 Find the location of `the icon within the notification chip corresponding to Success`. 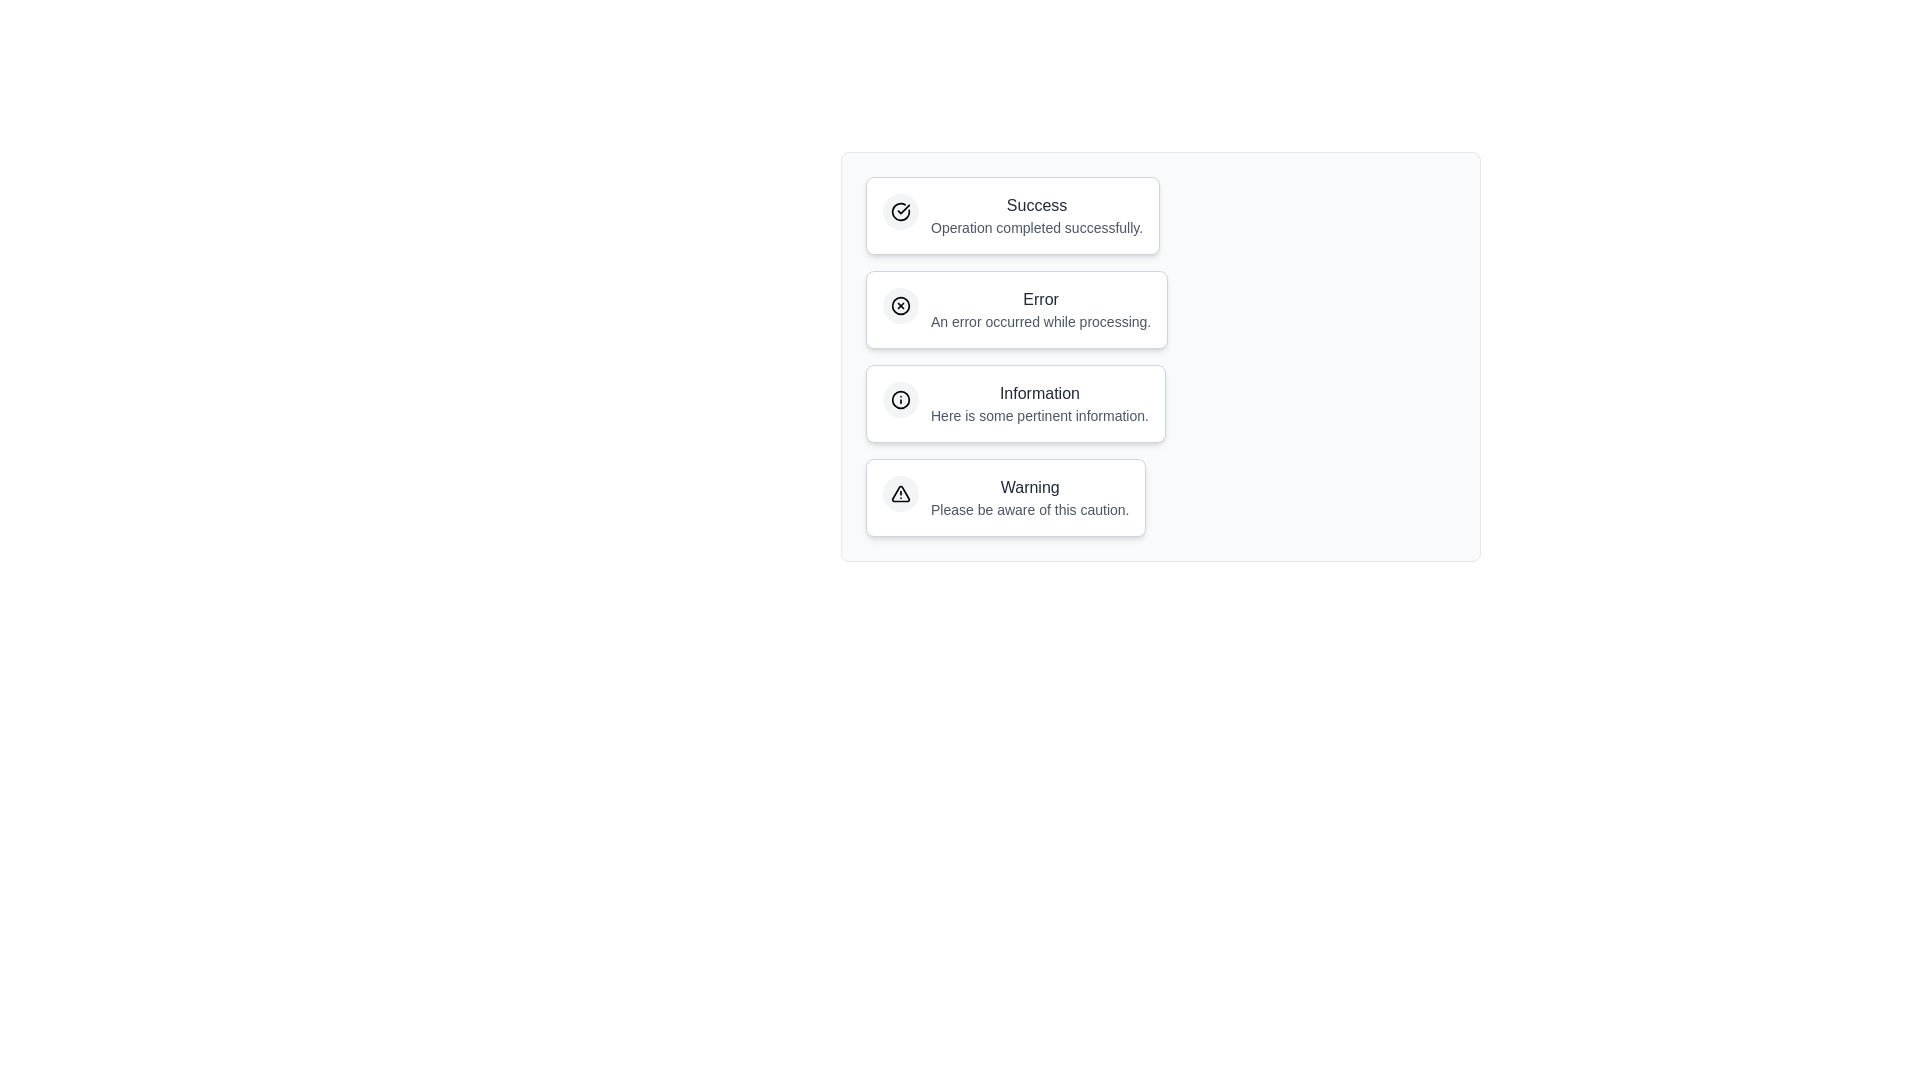

the icon within the notification chip corresponding to Success is located at coordinates (900, 212).